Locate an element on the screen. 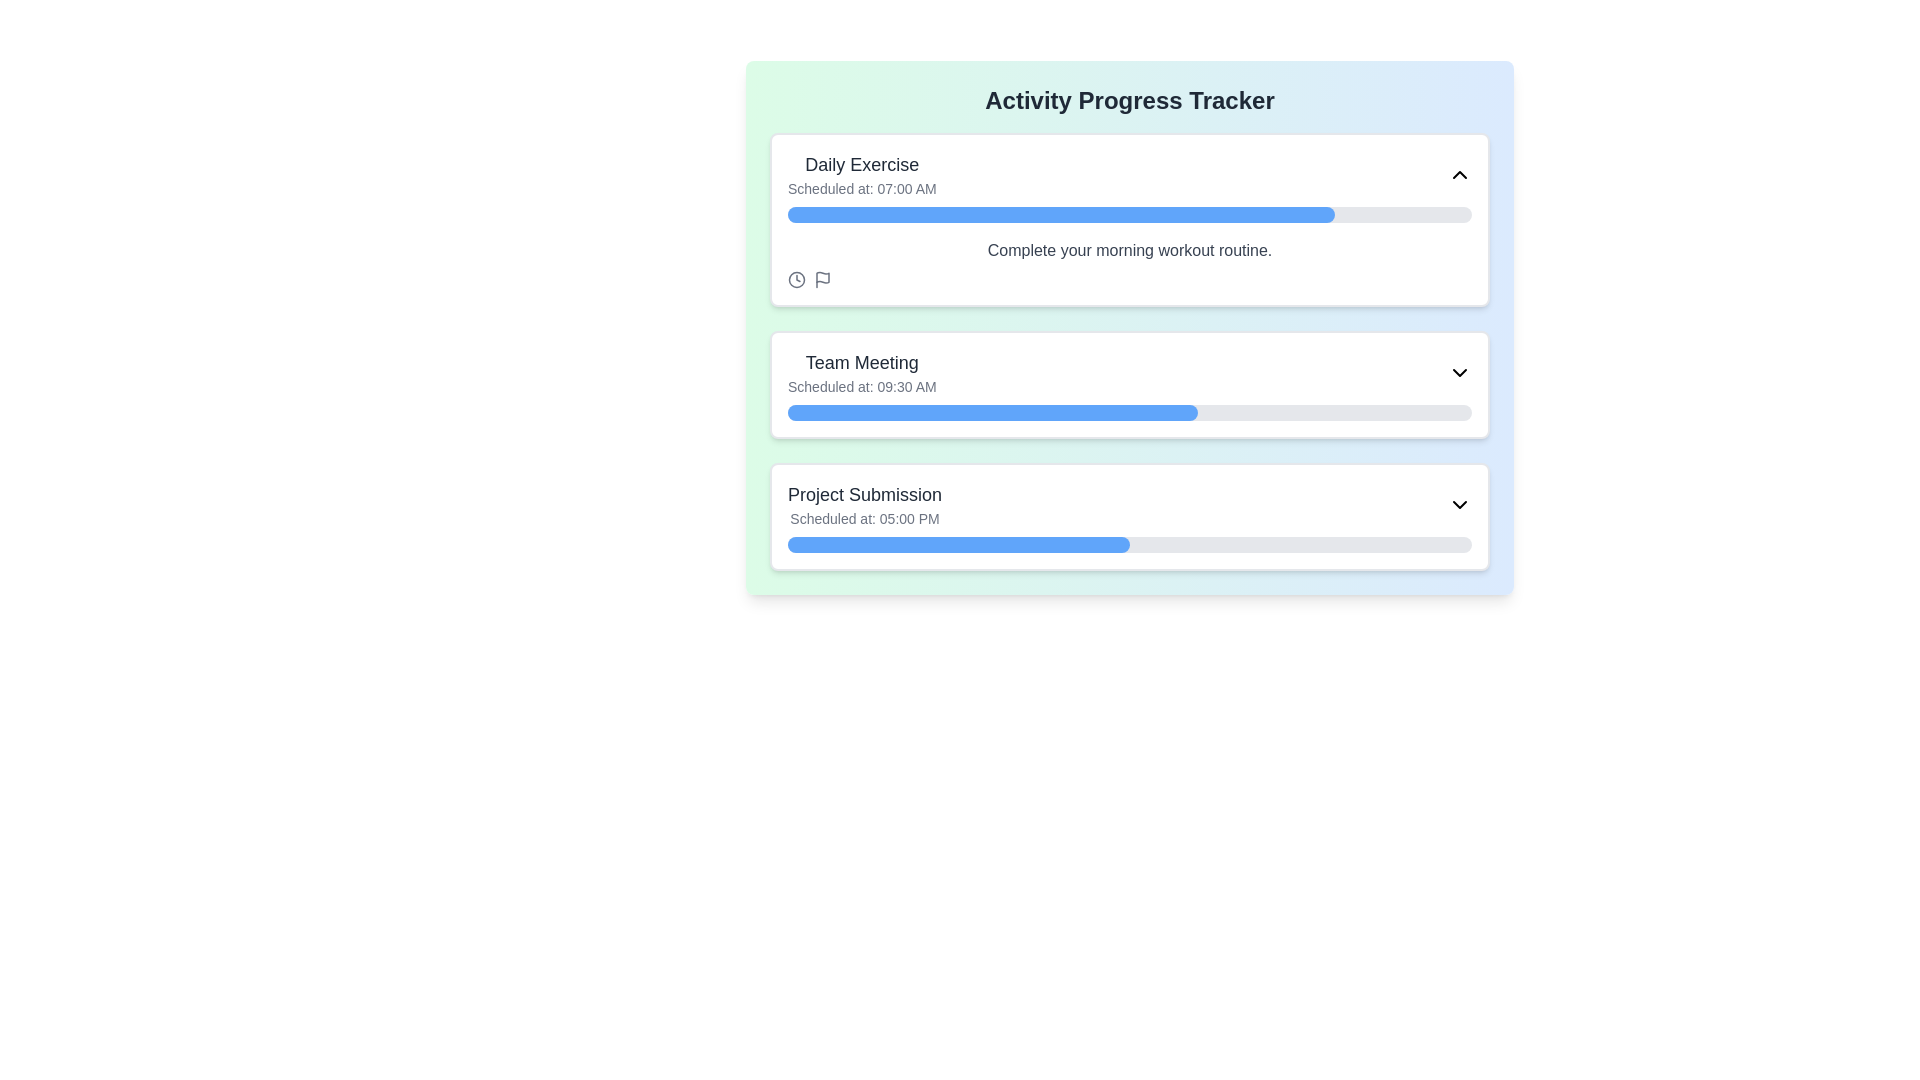  the additional interactive elements of the 'Project Submission' task card by expanding it, located at the center point of the element is located at coordinates (1129, 515).